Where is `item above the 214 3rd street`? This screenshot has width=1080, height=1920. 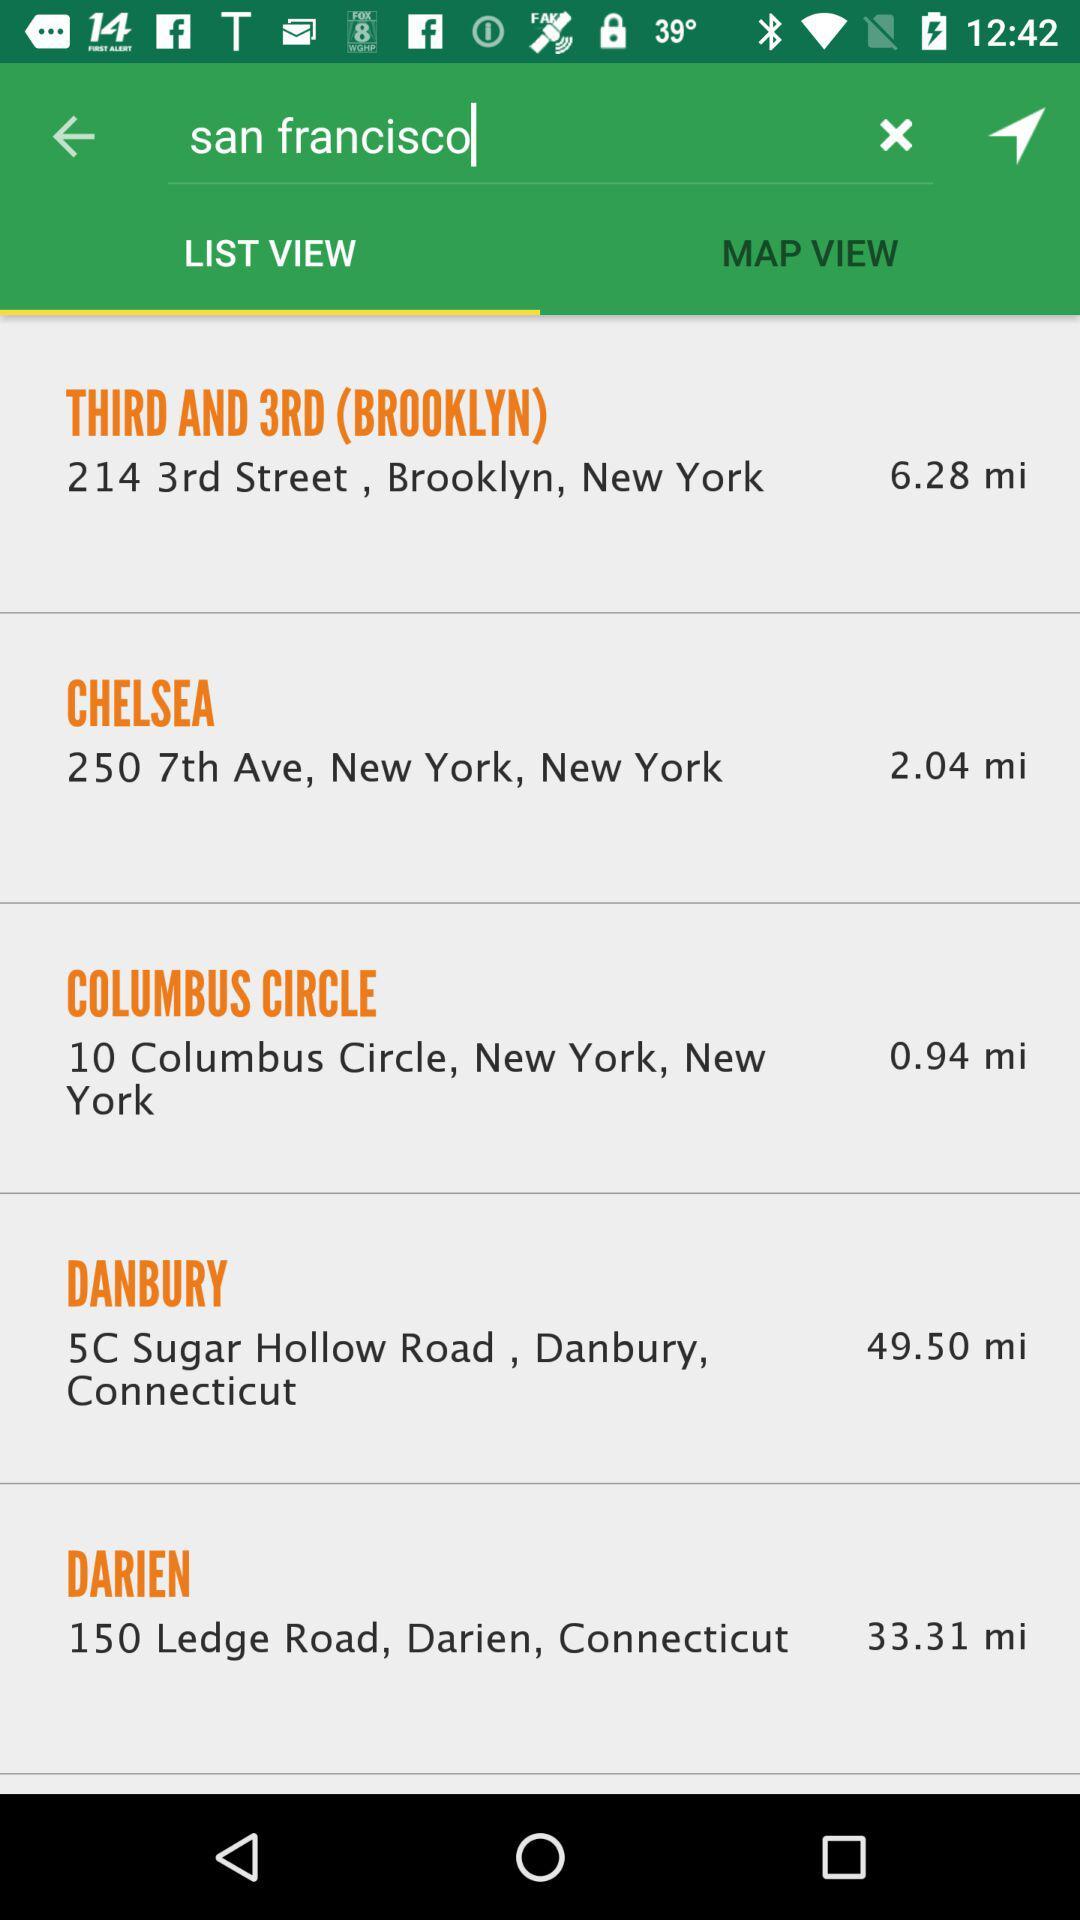
item above the 214 3rd street is located at coordinates (307, 412).